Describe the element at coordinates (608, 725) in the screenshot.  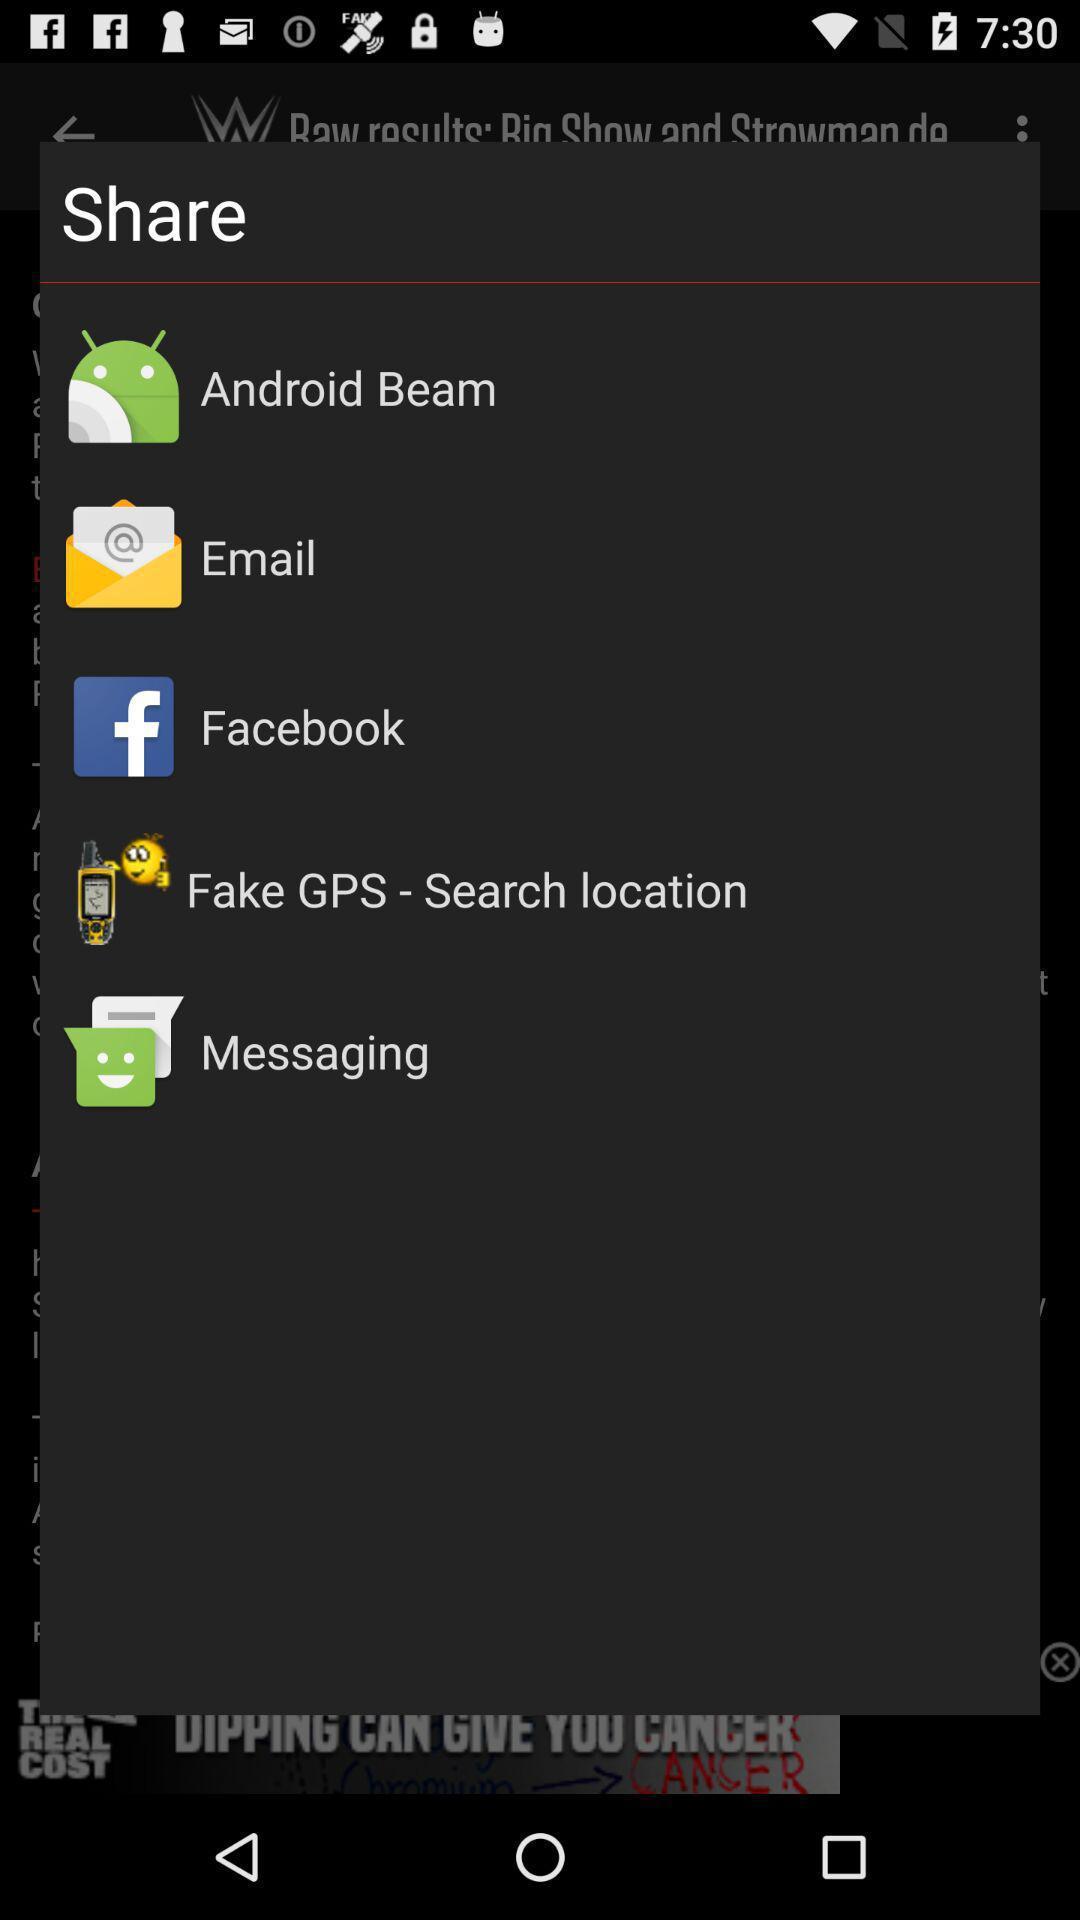
I see `facebook item` at that location.